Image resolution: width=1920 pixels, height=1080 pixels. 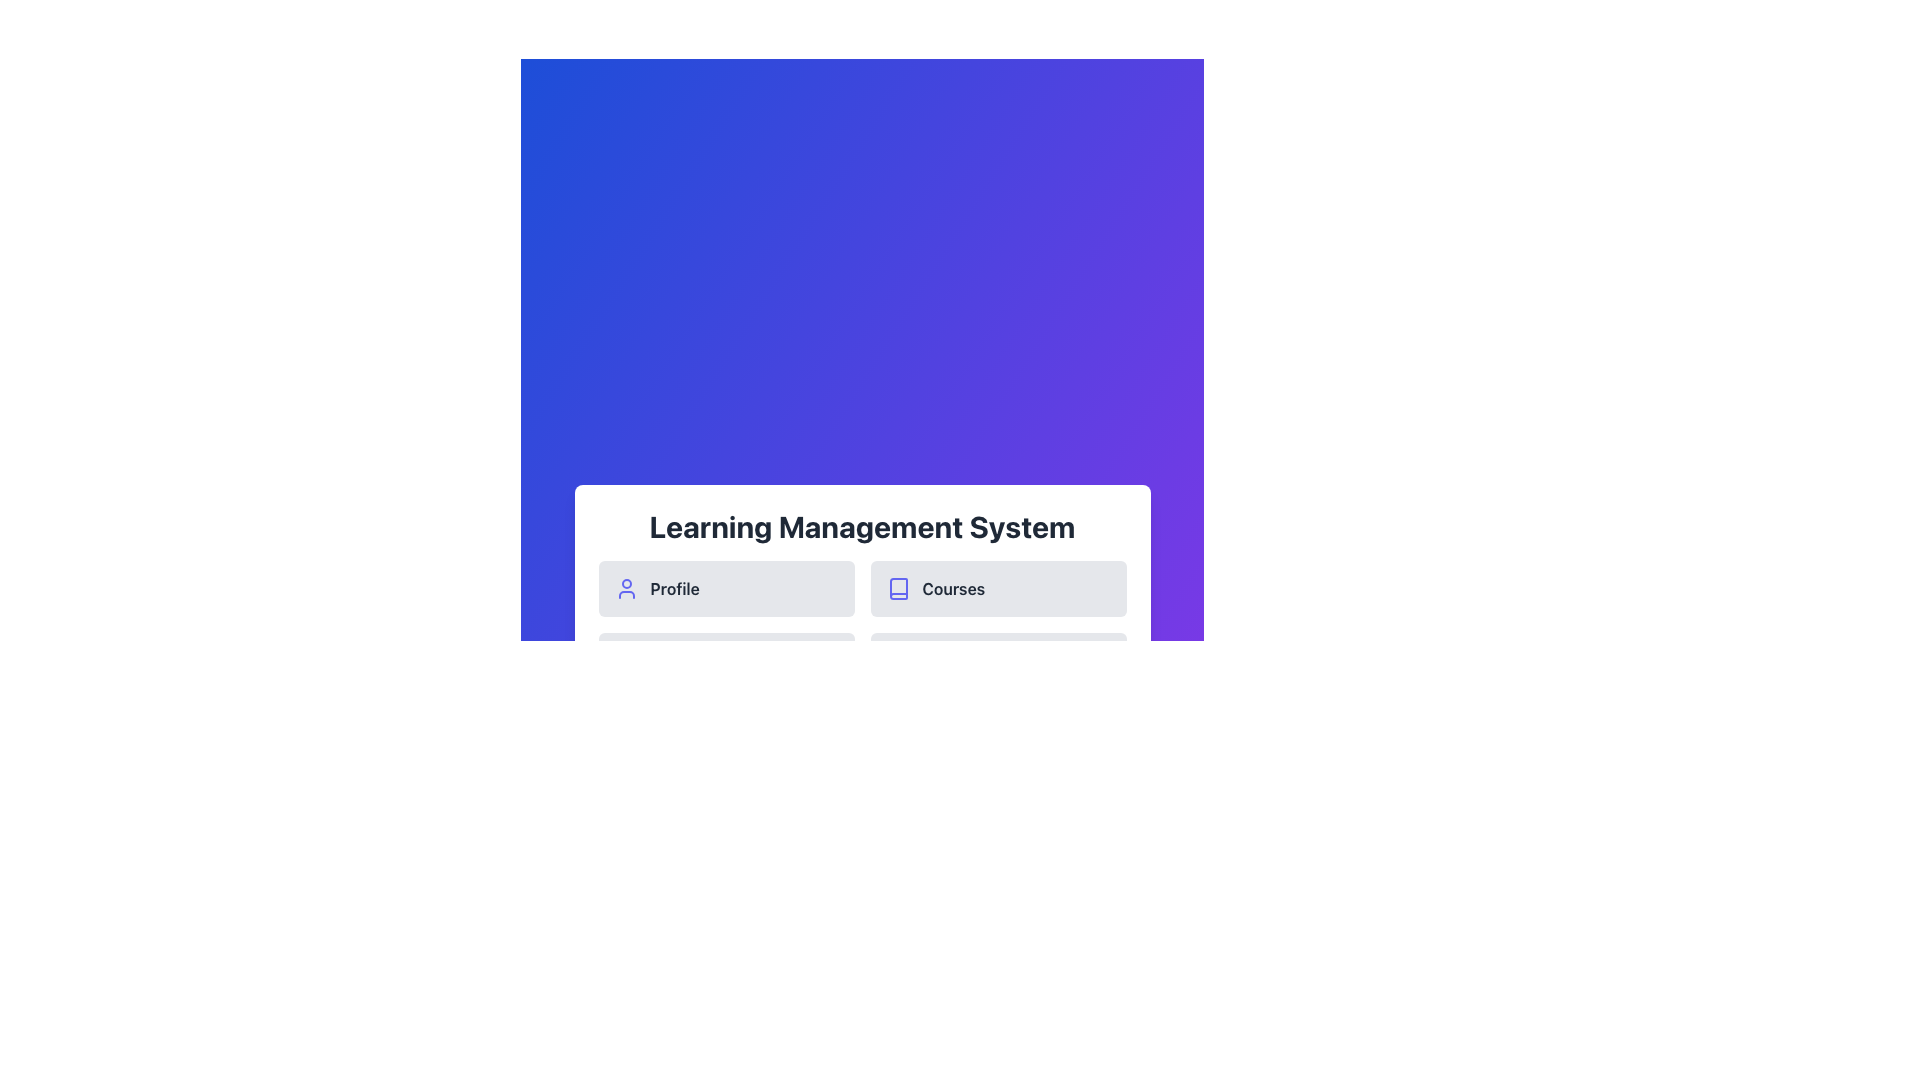 What do you see at coordinates (998, 588) in the screenshot?
I see `the navigational button located to the right of the 'Profile' button in the upper section of the grid` at bounding box center [998, 588].